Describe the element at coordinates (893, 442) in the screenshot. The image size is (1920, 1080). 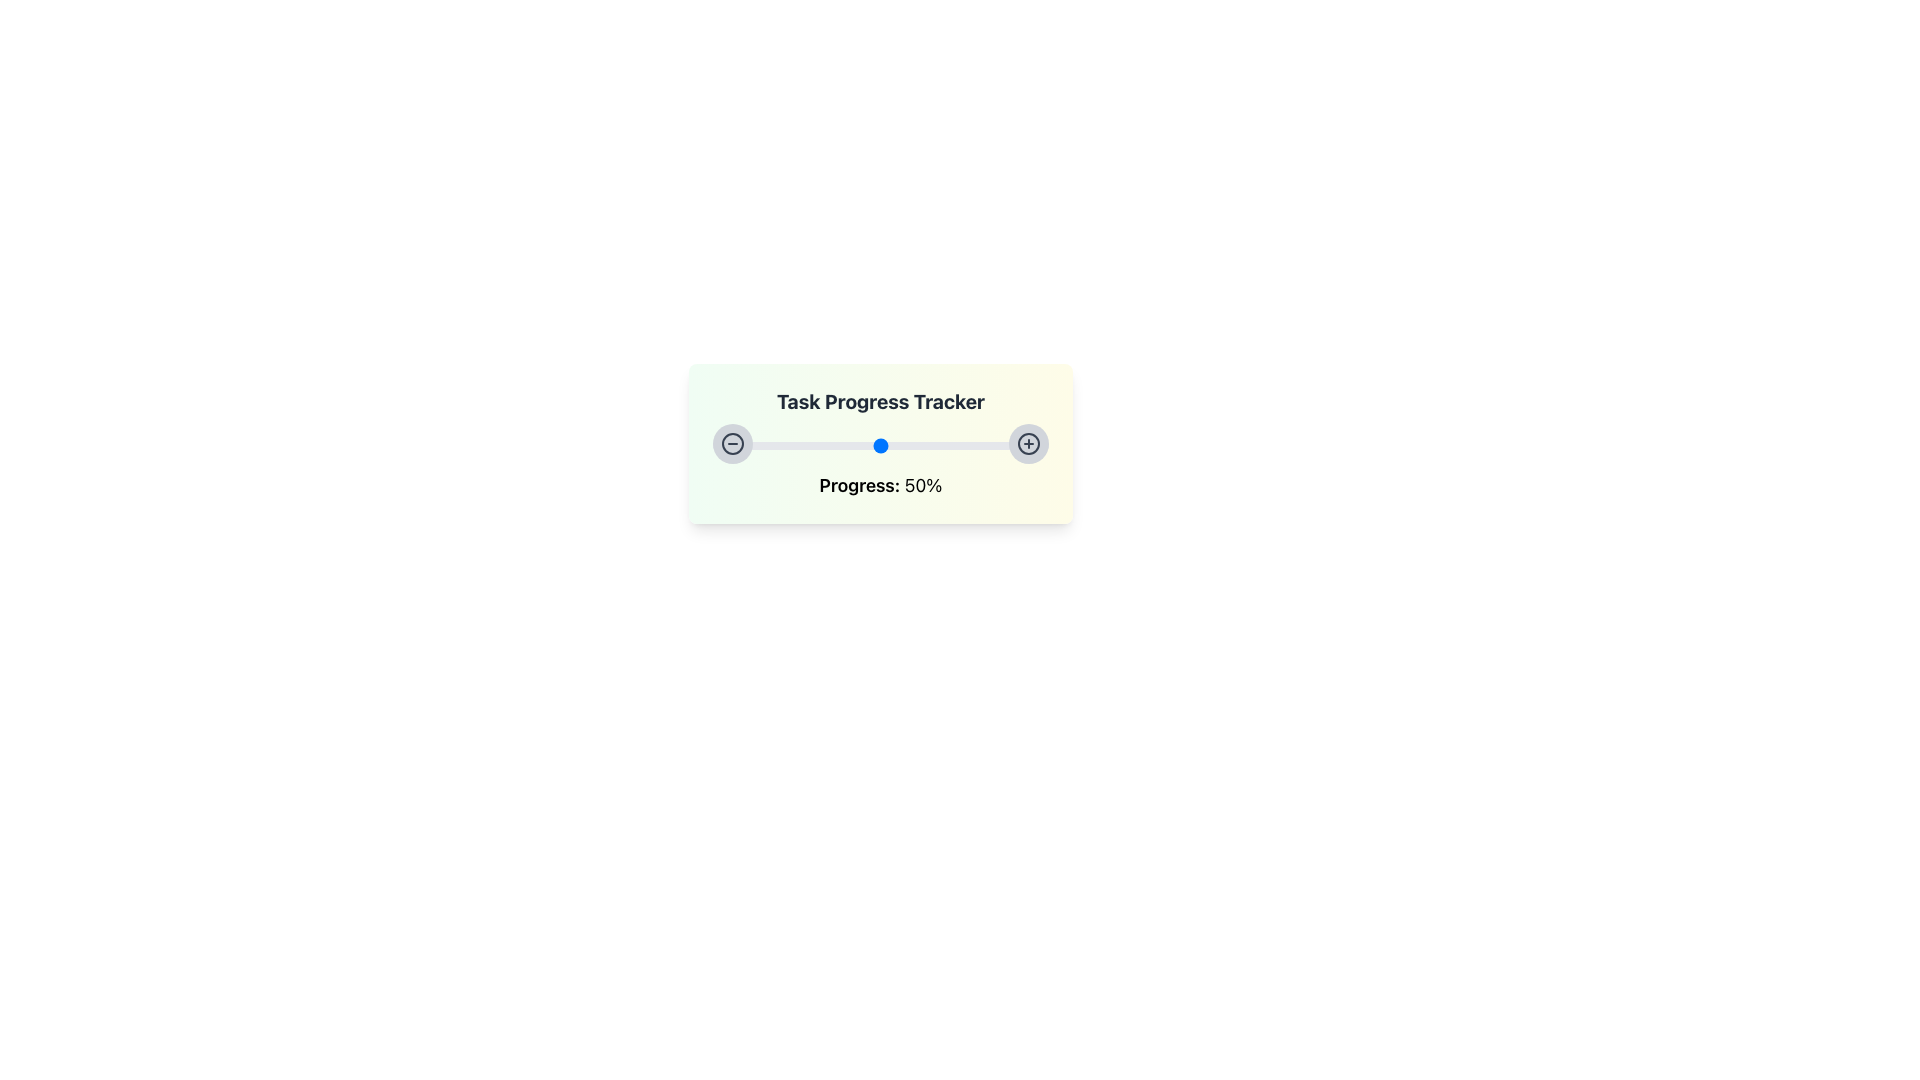
I see `progress value` at that location.